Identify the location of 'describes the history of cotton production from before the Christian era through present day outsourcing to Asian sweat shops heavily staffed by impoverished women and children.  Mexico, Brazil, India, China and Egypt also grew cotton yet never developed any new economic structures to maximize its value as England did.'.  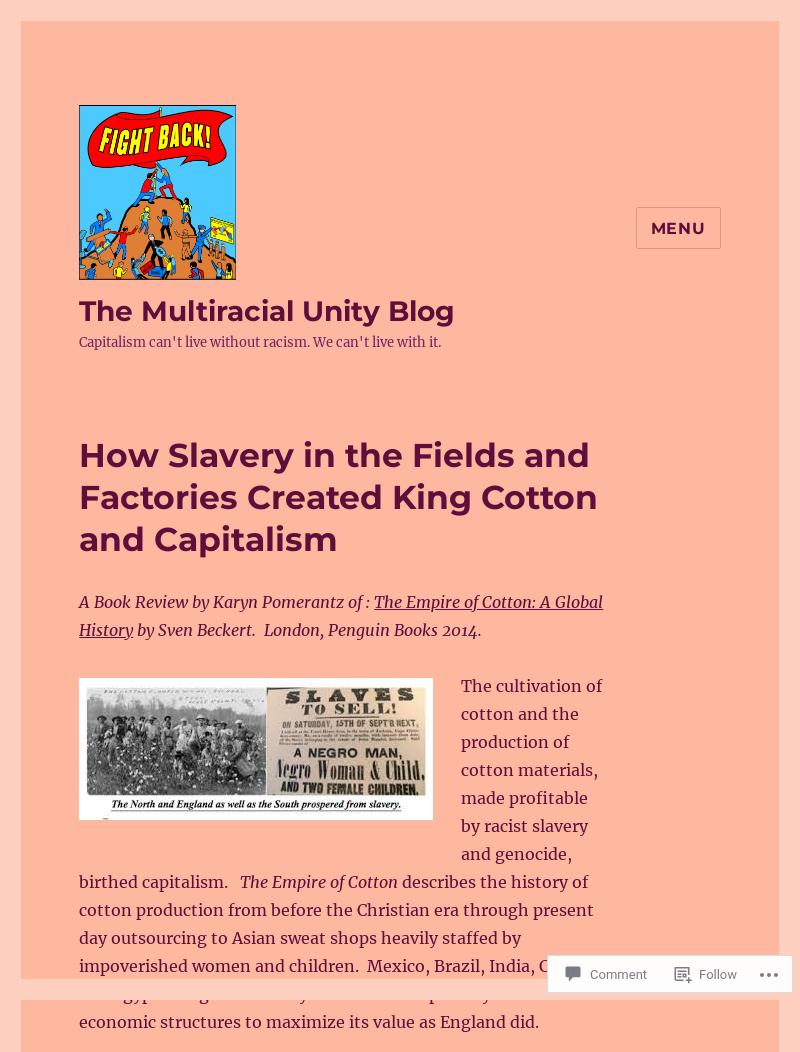
(336, 950).